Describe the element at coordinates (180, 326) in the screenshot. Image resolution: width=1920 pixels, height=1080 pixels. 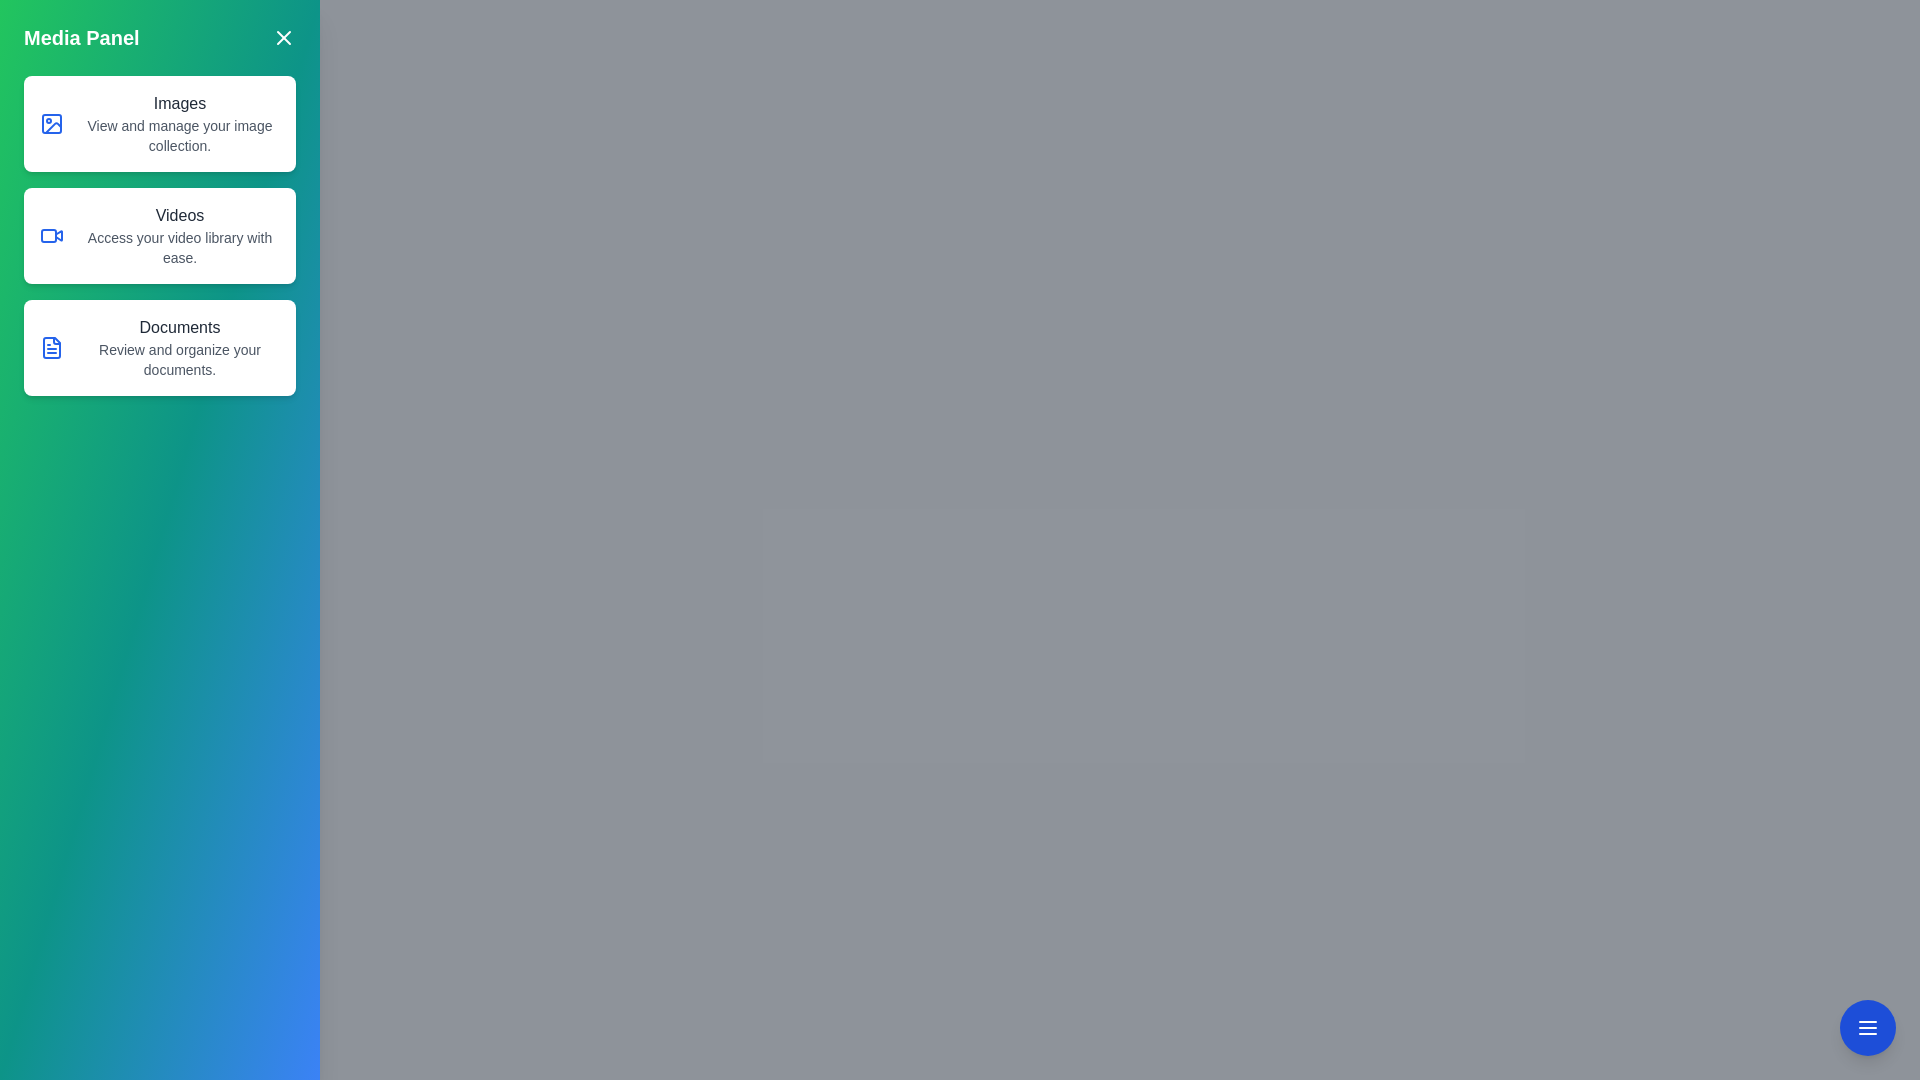
I see `the Static text label displaying 'Documents' located at the top of the third group in the main menu panel, above the description 'Review and organize your documents'` at that location.